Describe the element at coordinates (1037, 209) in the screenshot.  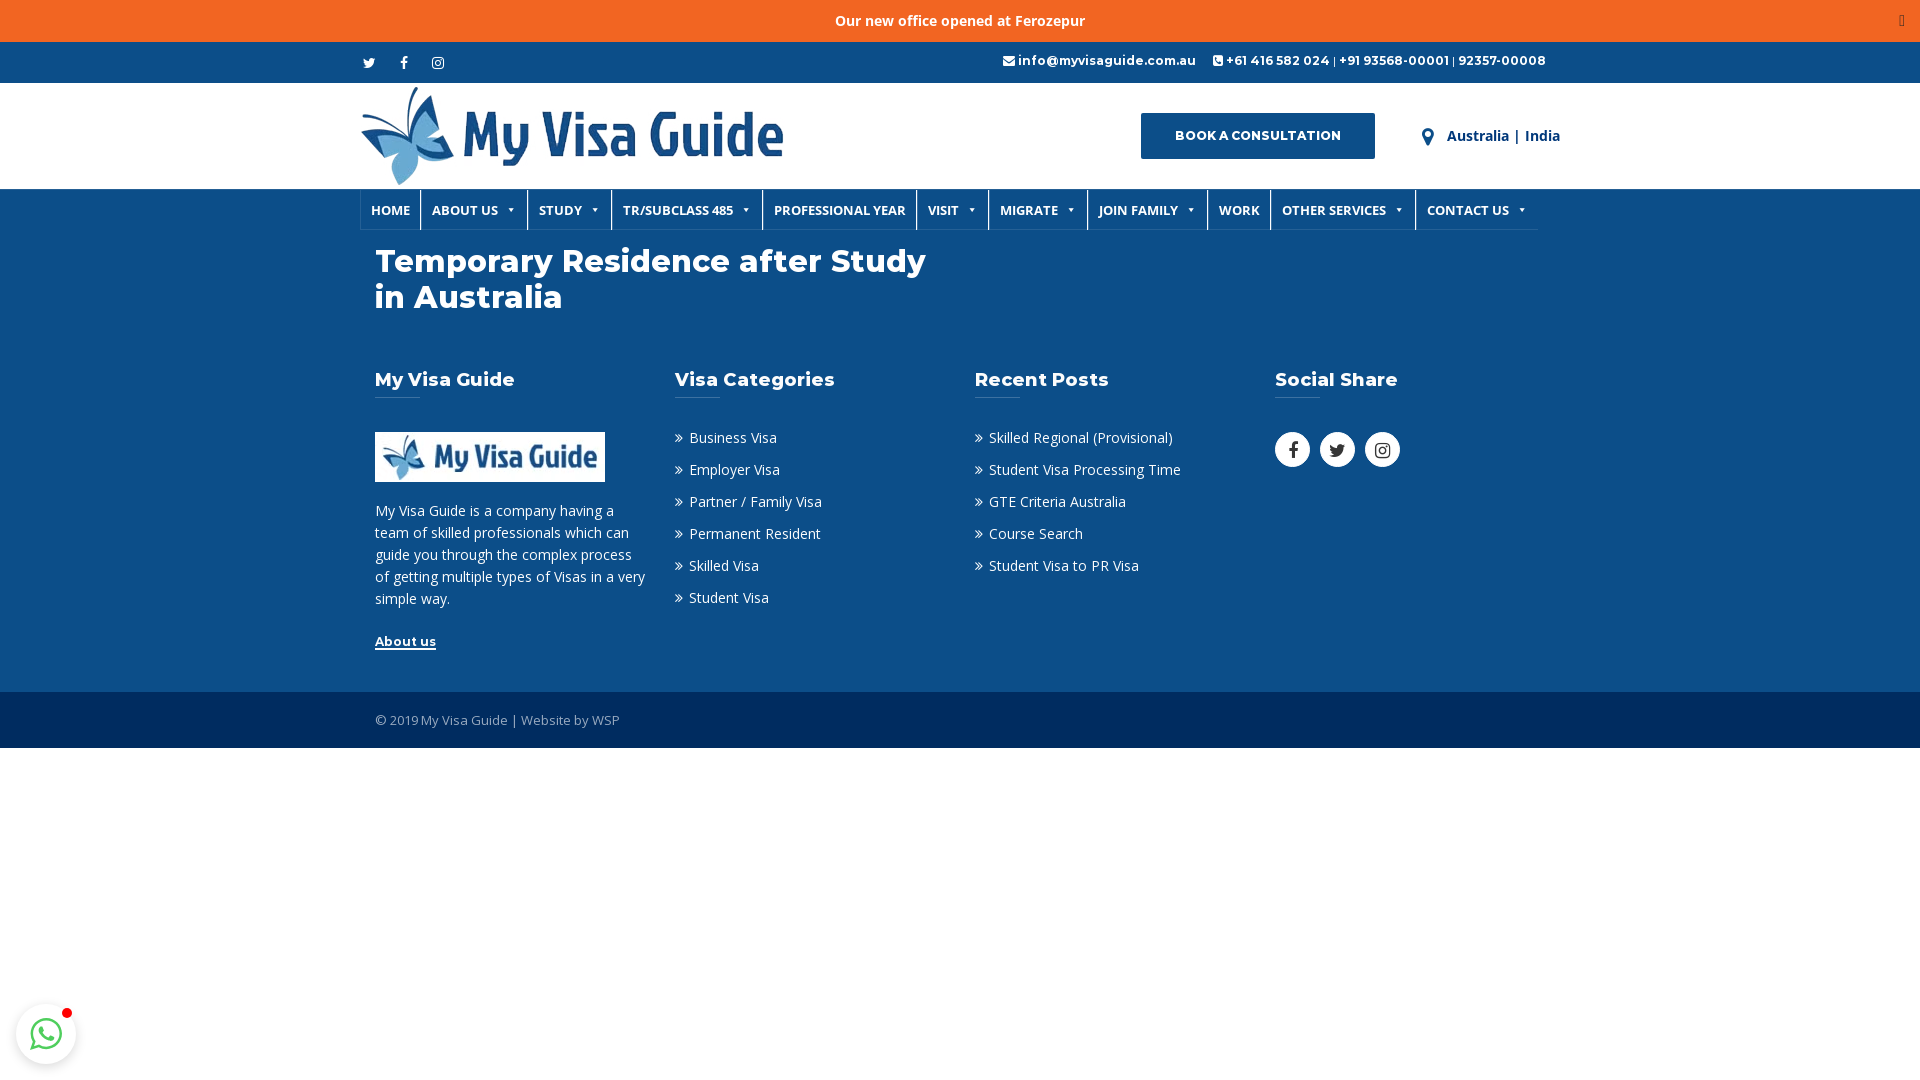
I see `'MIGRATE'` at that location.